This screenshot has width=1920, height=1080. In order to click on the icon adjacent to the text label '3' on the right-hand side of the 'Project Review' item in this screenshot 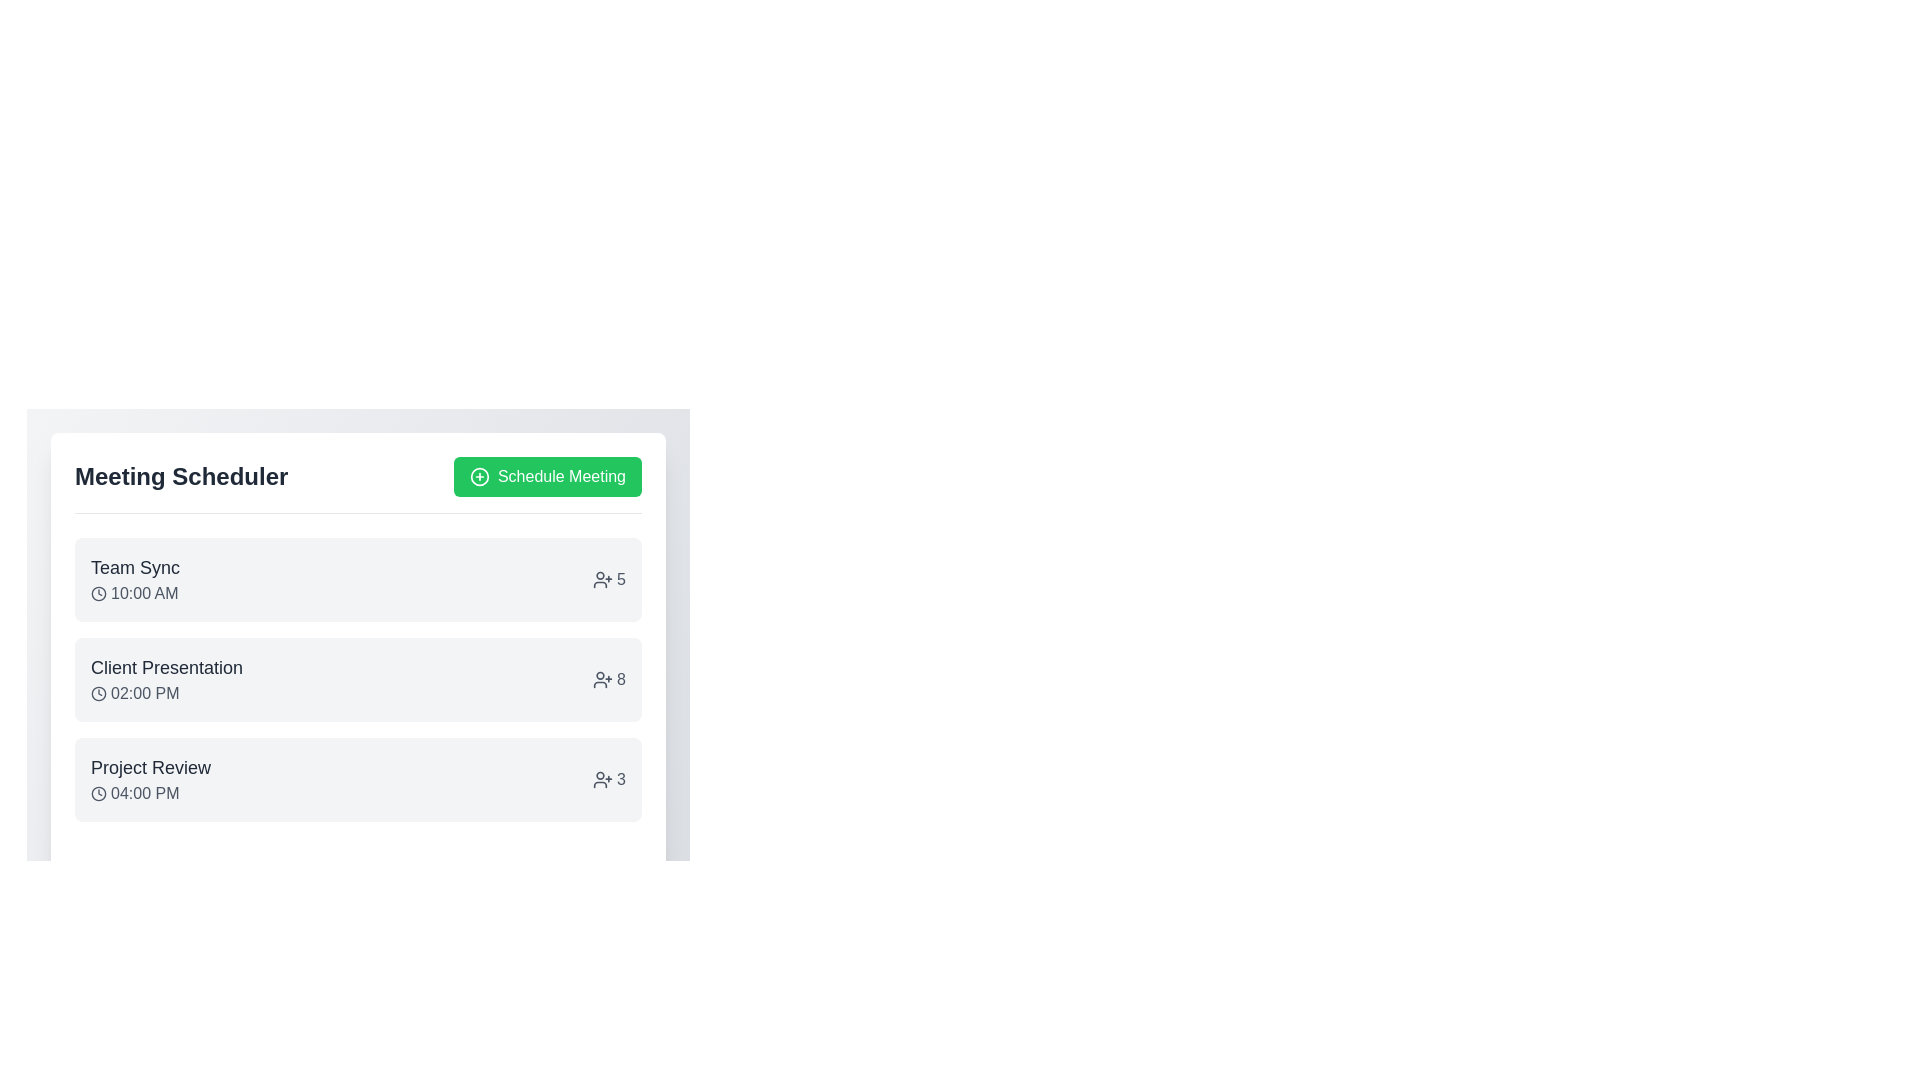, I will do `click(602, 778)`.